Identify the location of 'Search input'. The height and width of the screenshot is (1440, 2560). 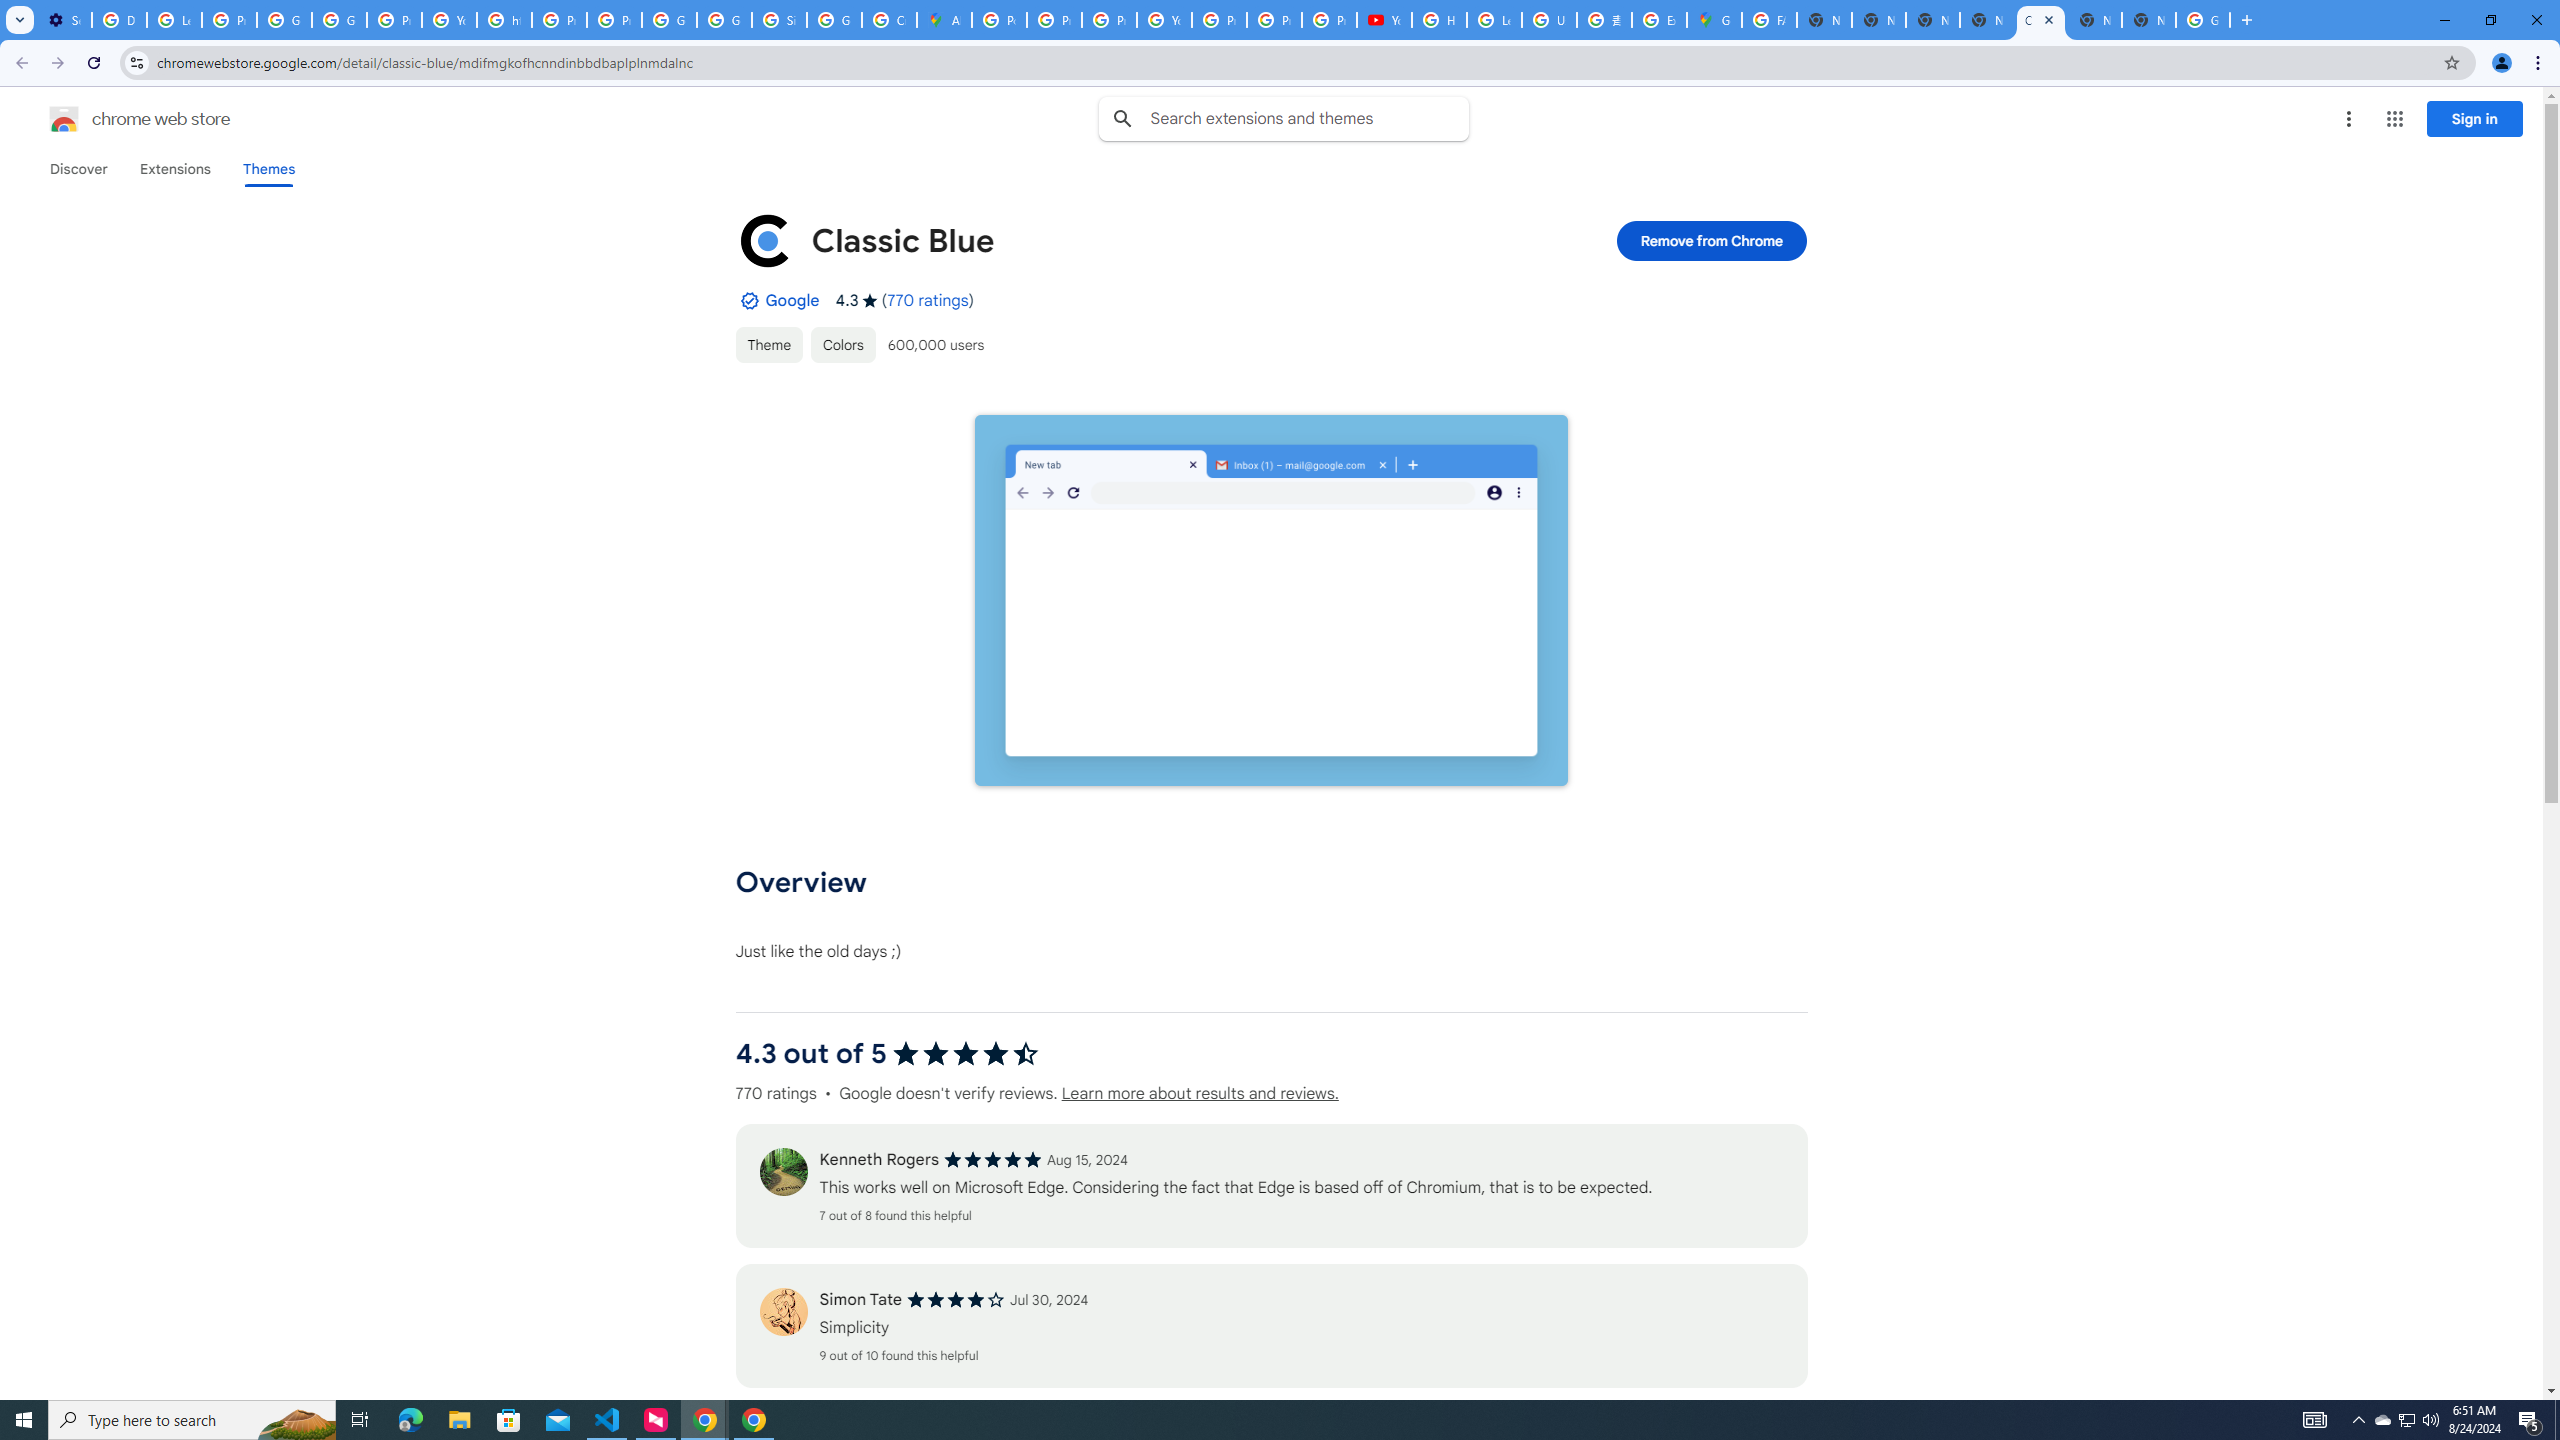
(1308, 118).